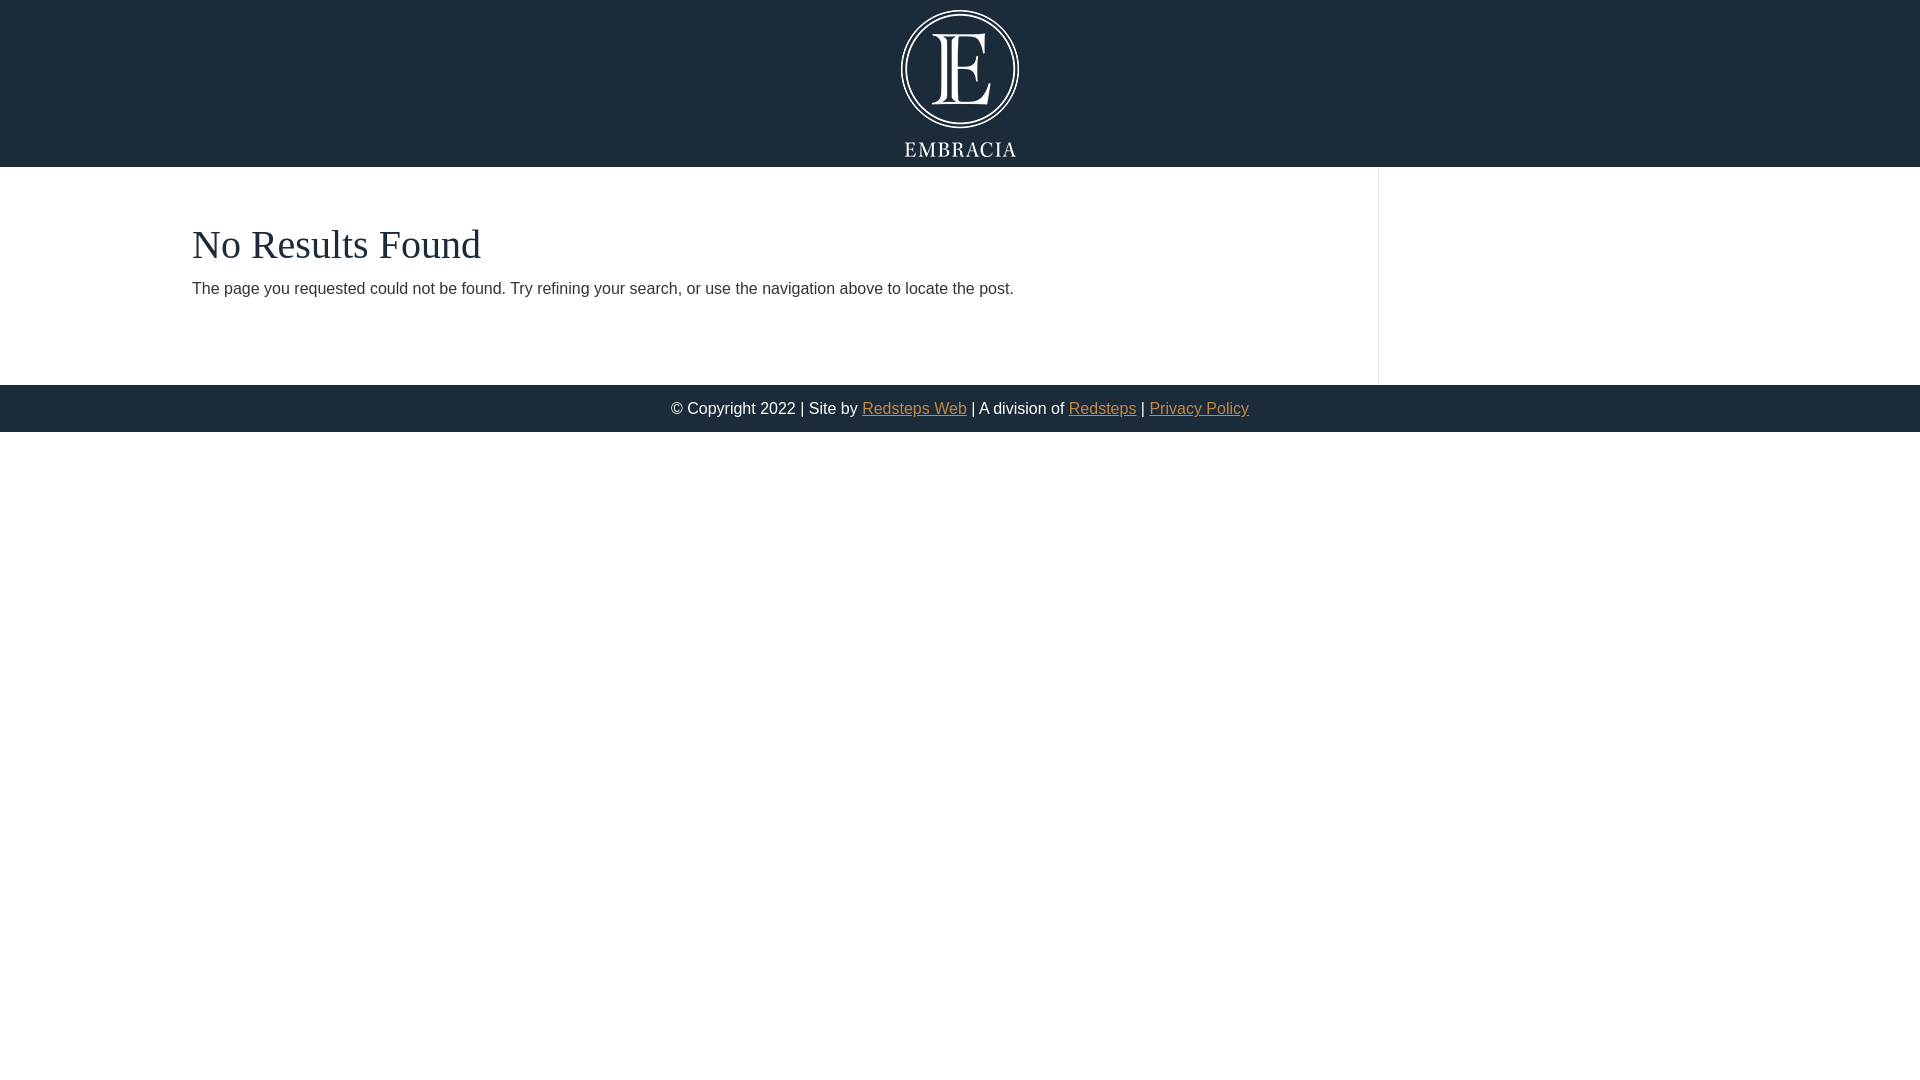 This screenshot has width=1920, height=1080. Describe the element at coordinates (862, 407) in the screenshot. I see `'Redsteps Web'` at that location.